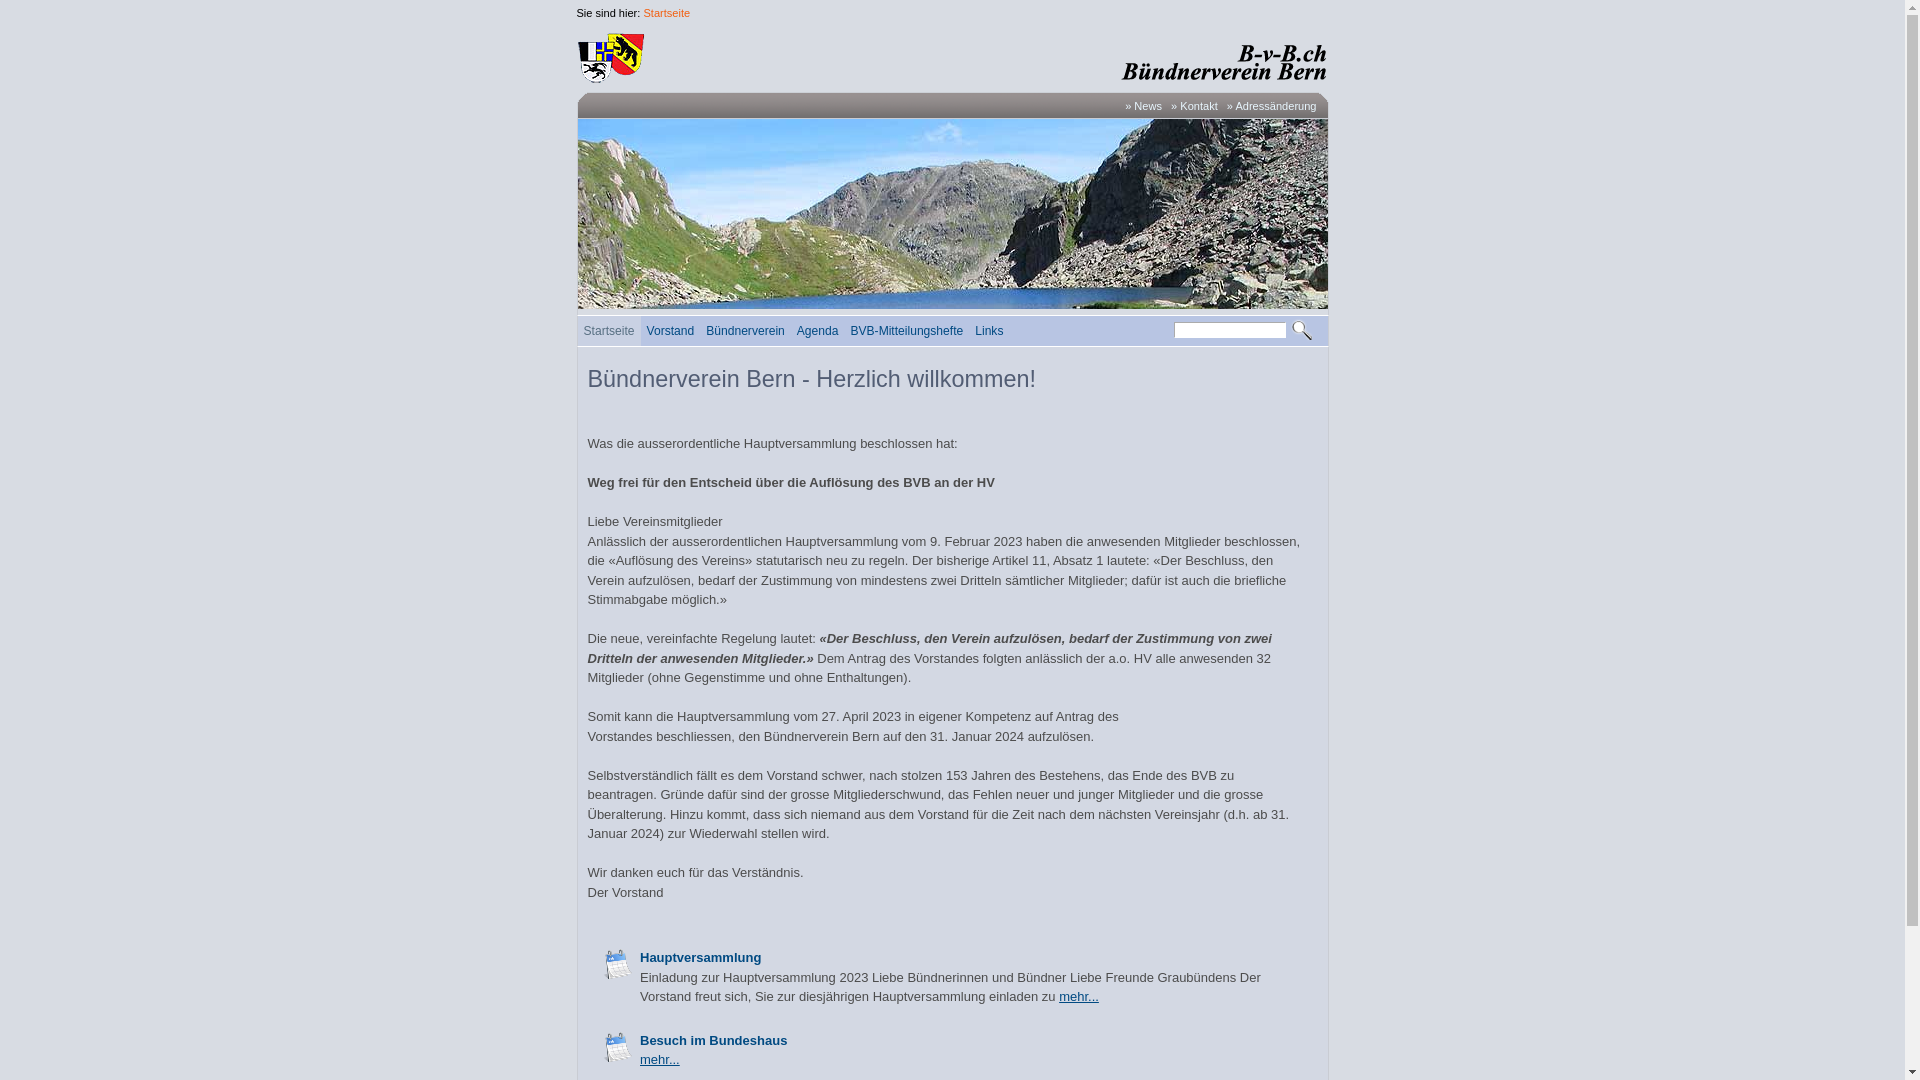 Image resolution: width=1920 pixels, height=1080 pixels. What do you see at coordinates (713, 1038) in the screenshot?
I see `'Besuch im Bundeshaus'` at bounding box center [713, 1038].